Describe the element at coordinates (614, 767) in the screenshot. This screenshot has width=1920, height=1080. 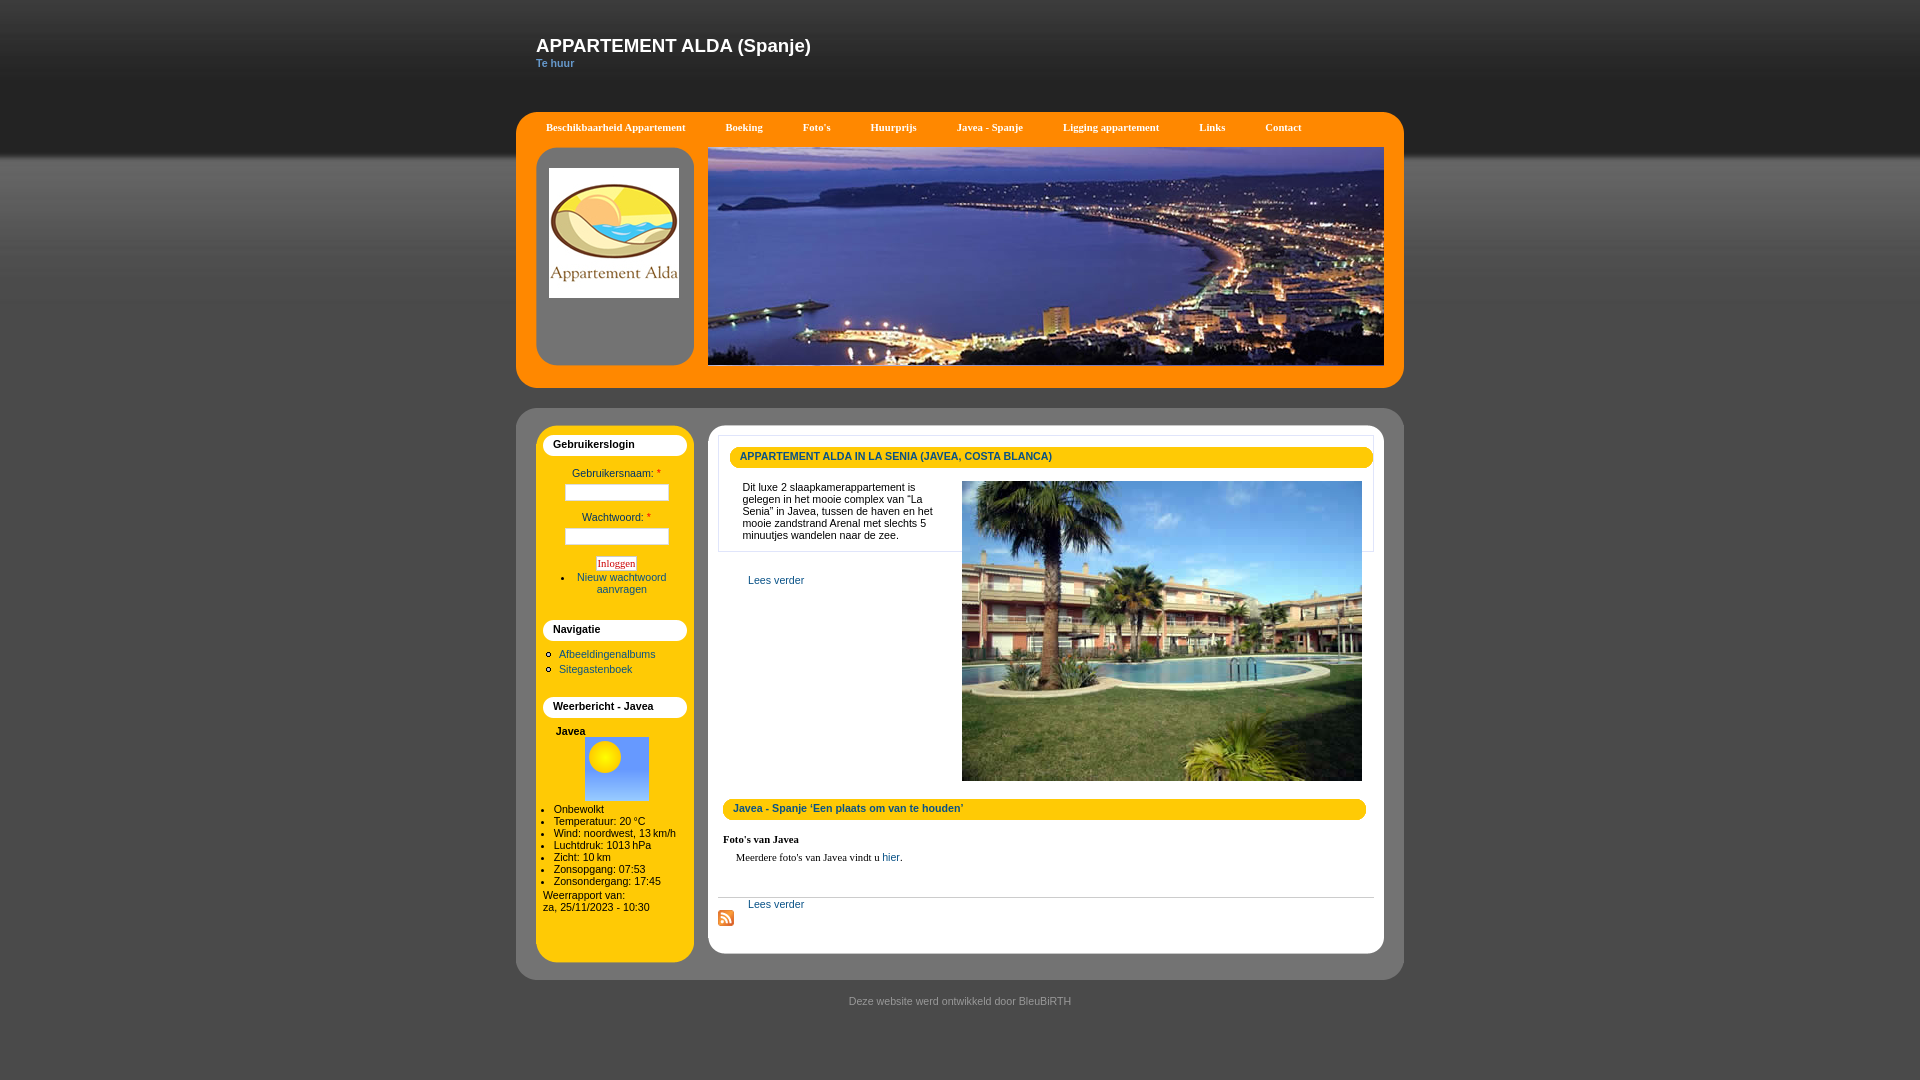
I see `'Onbewolkt'` at that location.